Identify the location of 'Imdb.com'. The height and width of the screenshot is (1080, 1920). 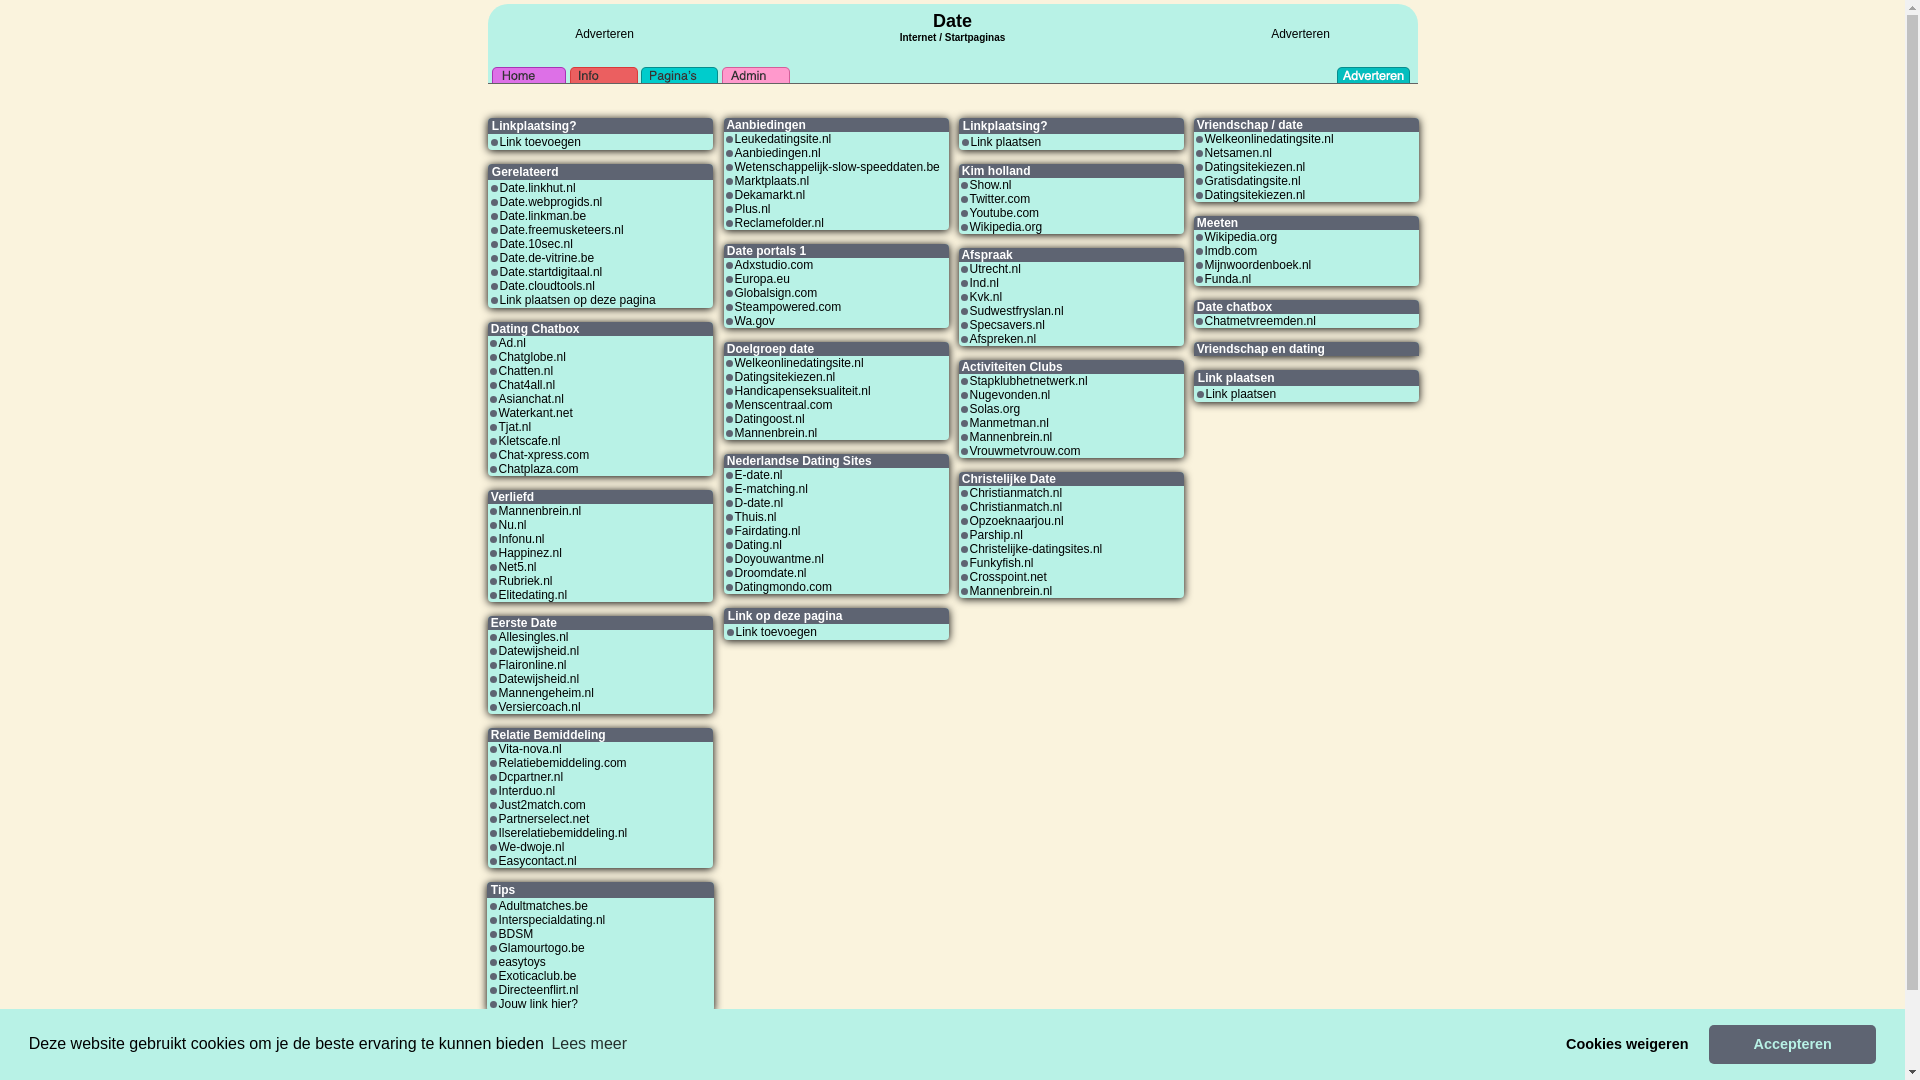
(1229, 249).